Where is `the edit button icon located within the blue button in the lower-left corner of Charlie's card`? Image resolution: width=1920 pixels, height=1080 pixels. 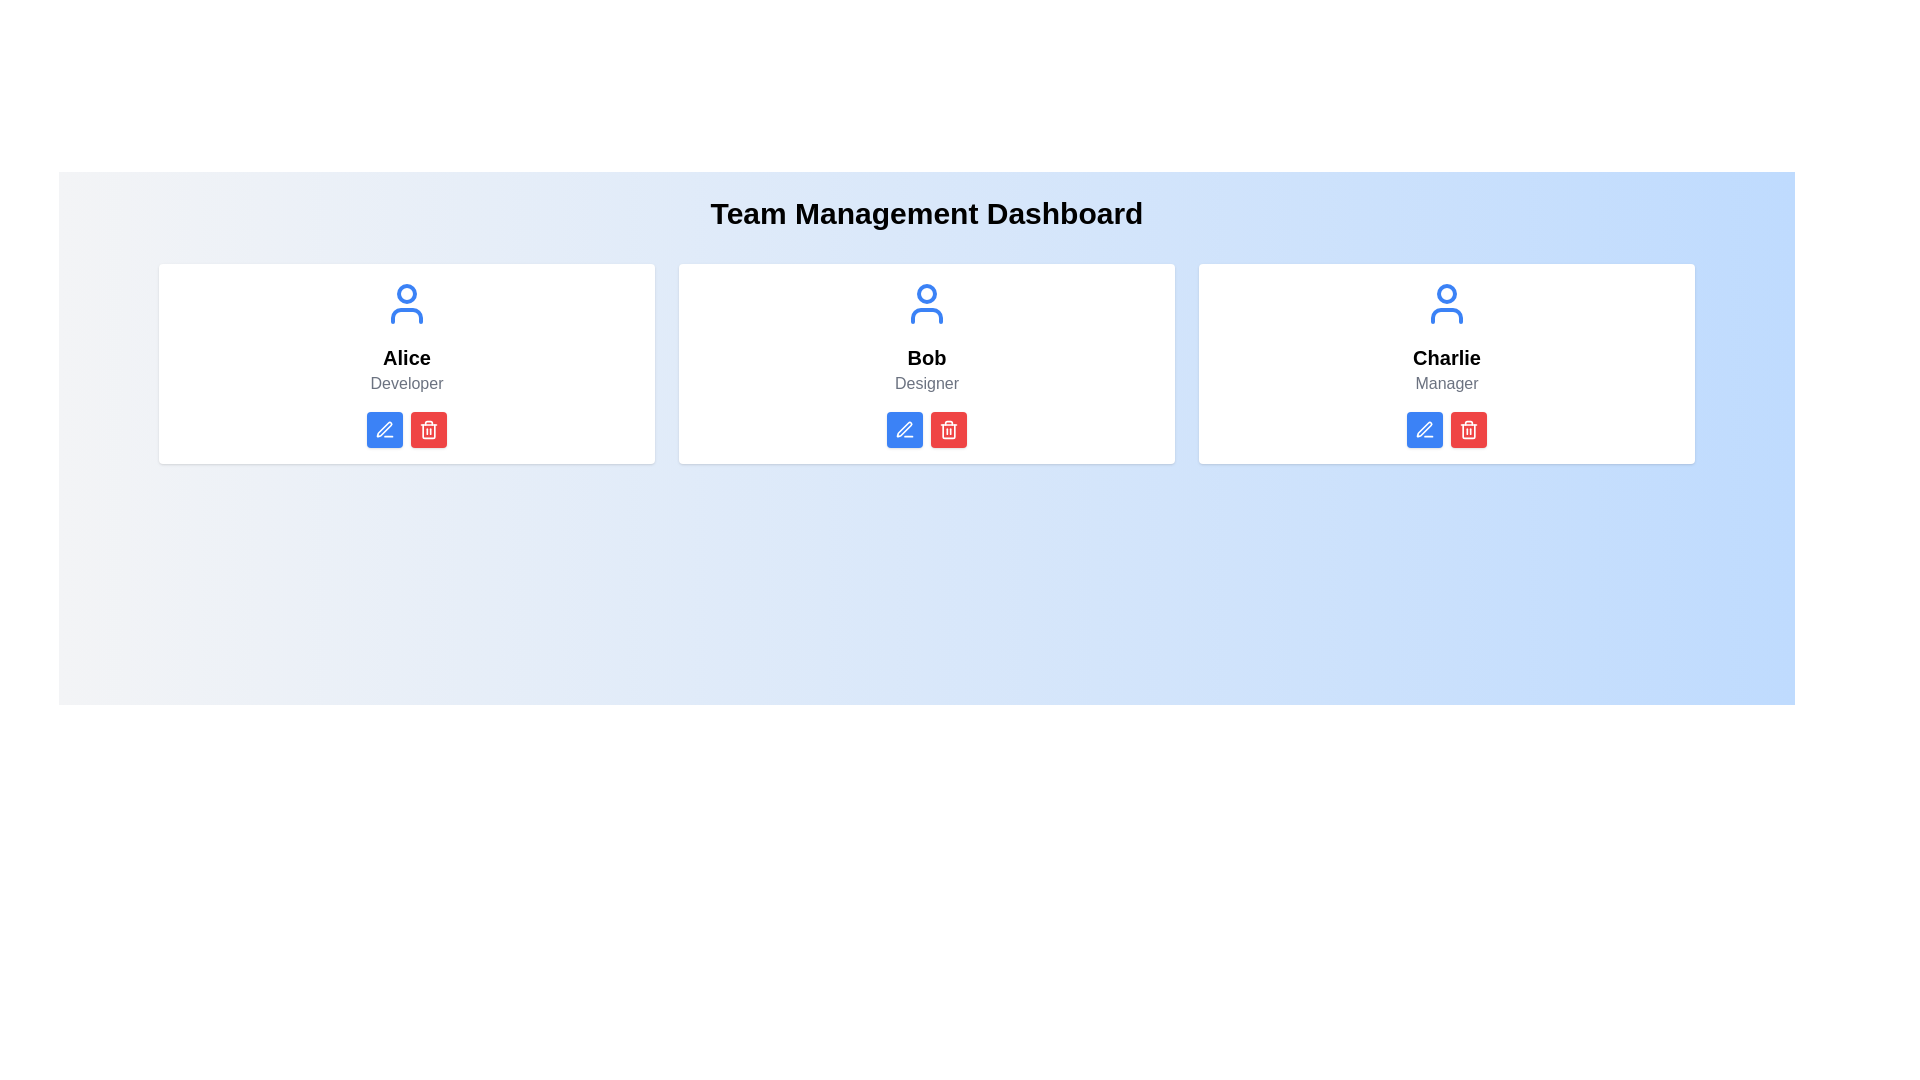 the edit button icon located within the blue button in the lower-left corner of Charlie's card is located at coordinates (1424, 428).